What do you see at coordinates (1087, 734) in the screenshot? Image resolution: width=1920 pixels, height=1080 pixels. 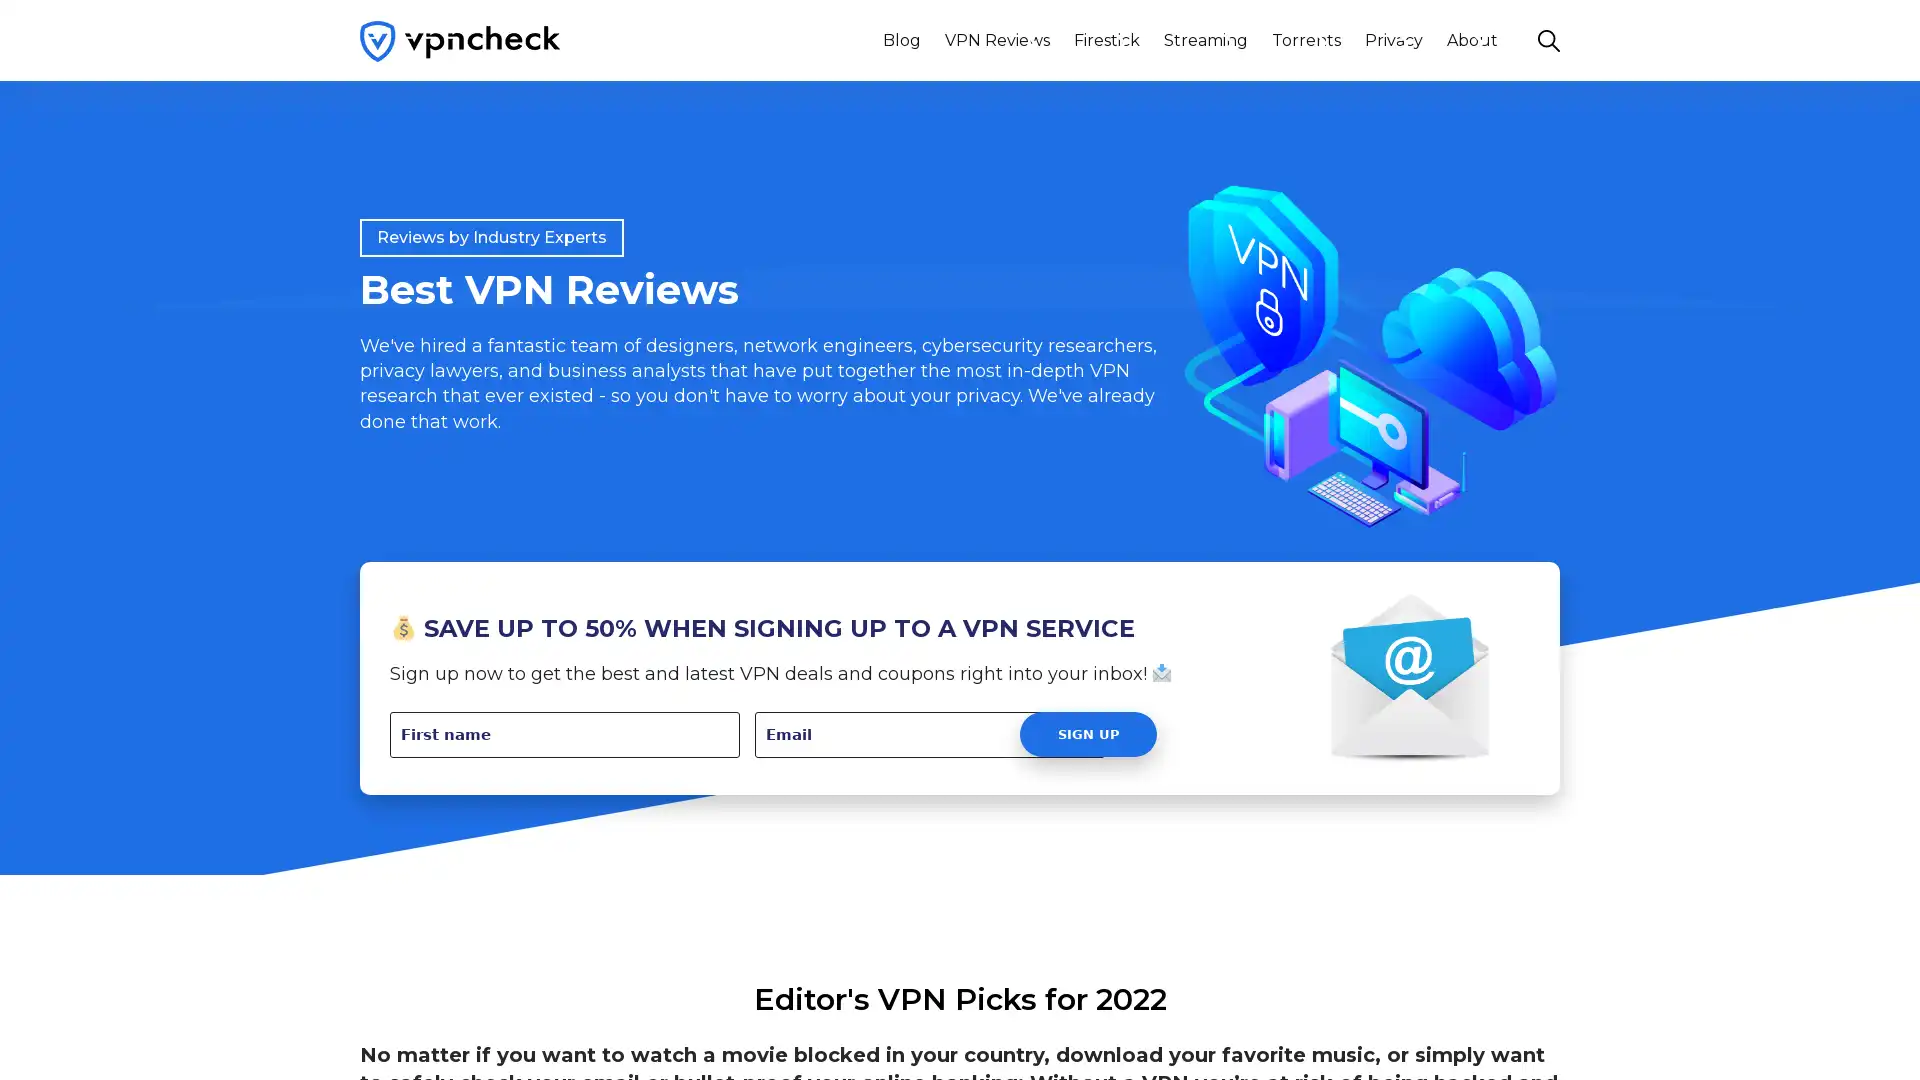 I see `Sign up` at bounding box center [1087, 734].